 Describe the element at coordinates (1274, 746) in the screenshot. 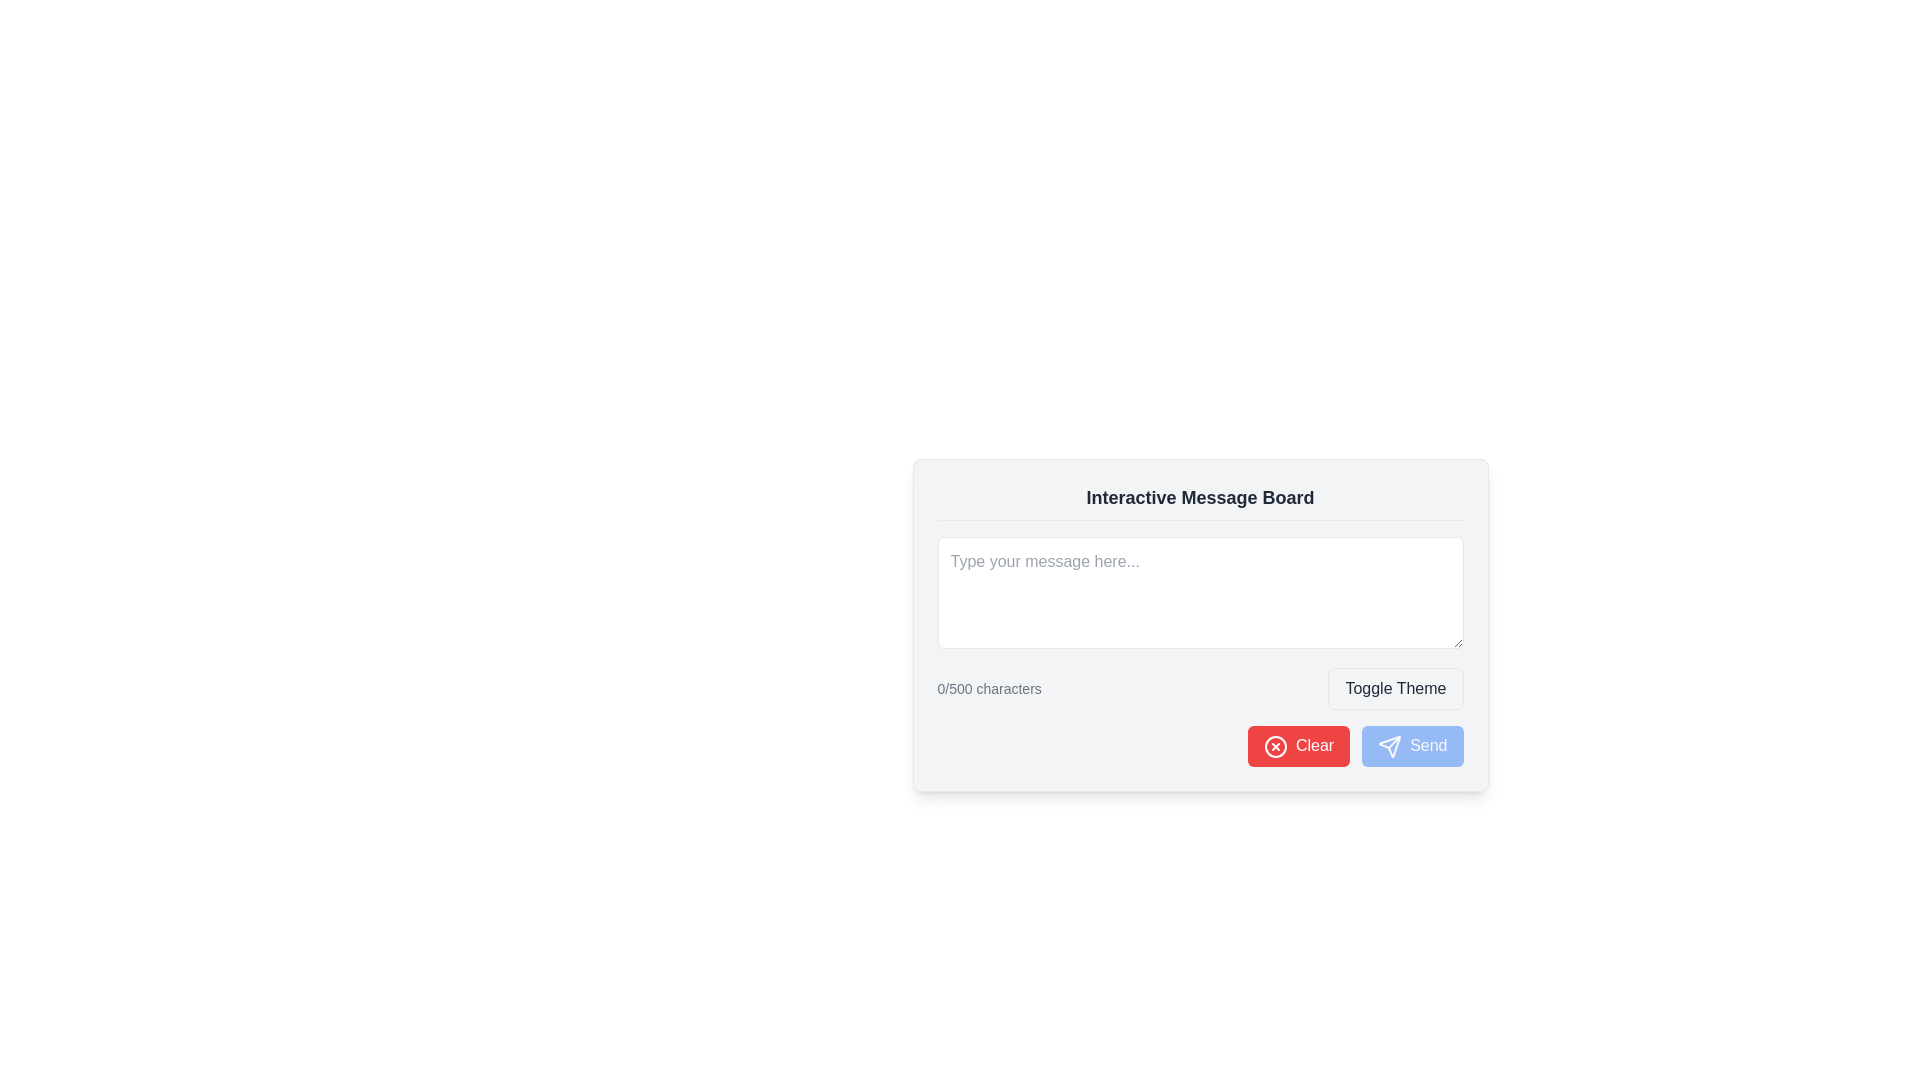

I see `the red circular close icon with a white cross, located adjacent to the 'Clear' button at the bottom-left corner of the interactive message board interface` at that location.